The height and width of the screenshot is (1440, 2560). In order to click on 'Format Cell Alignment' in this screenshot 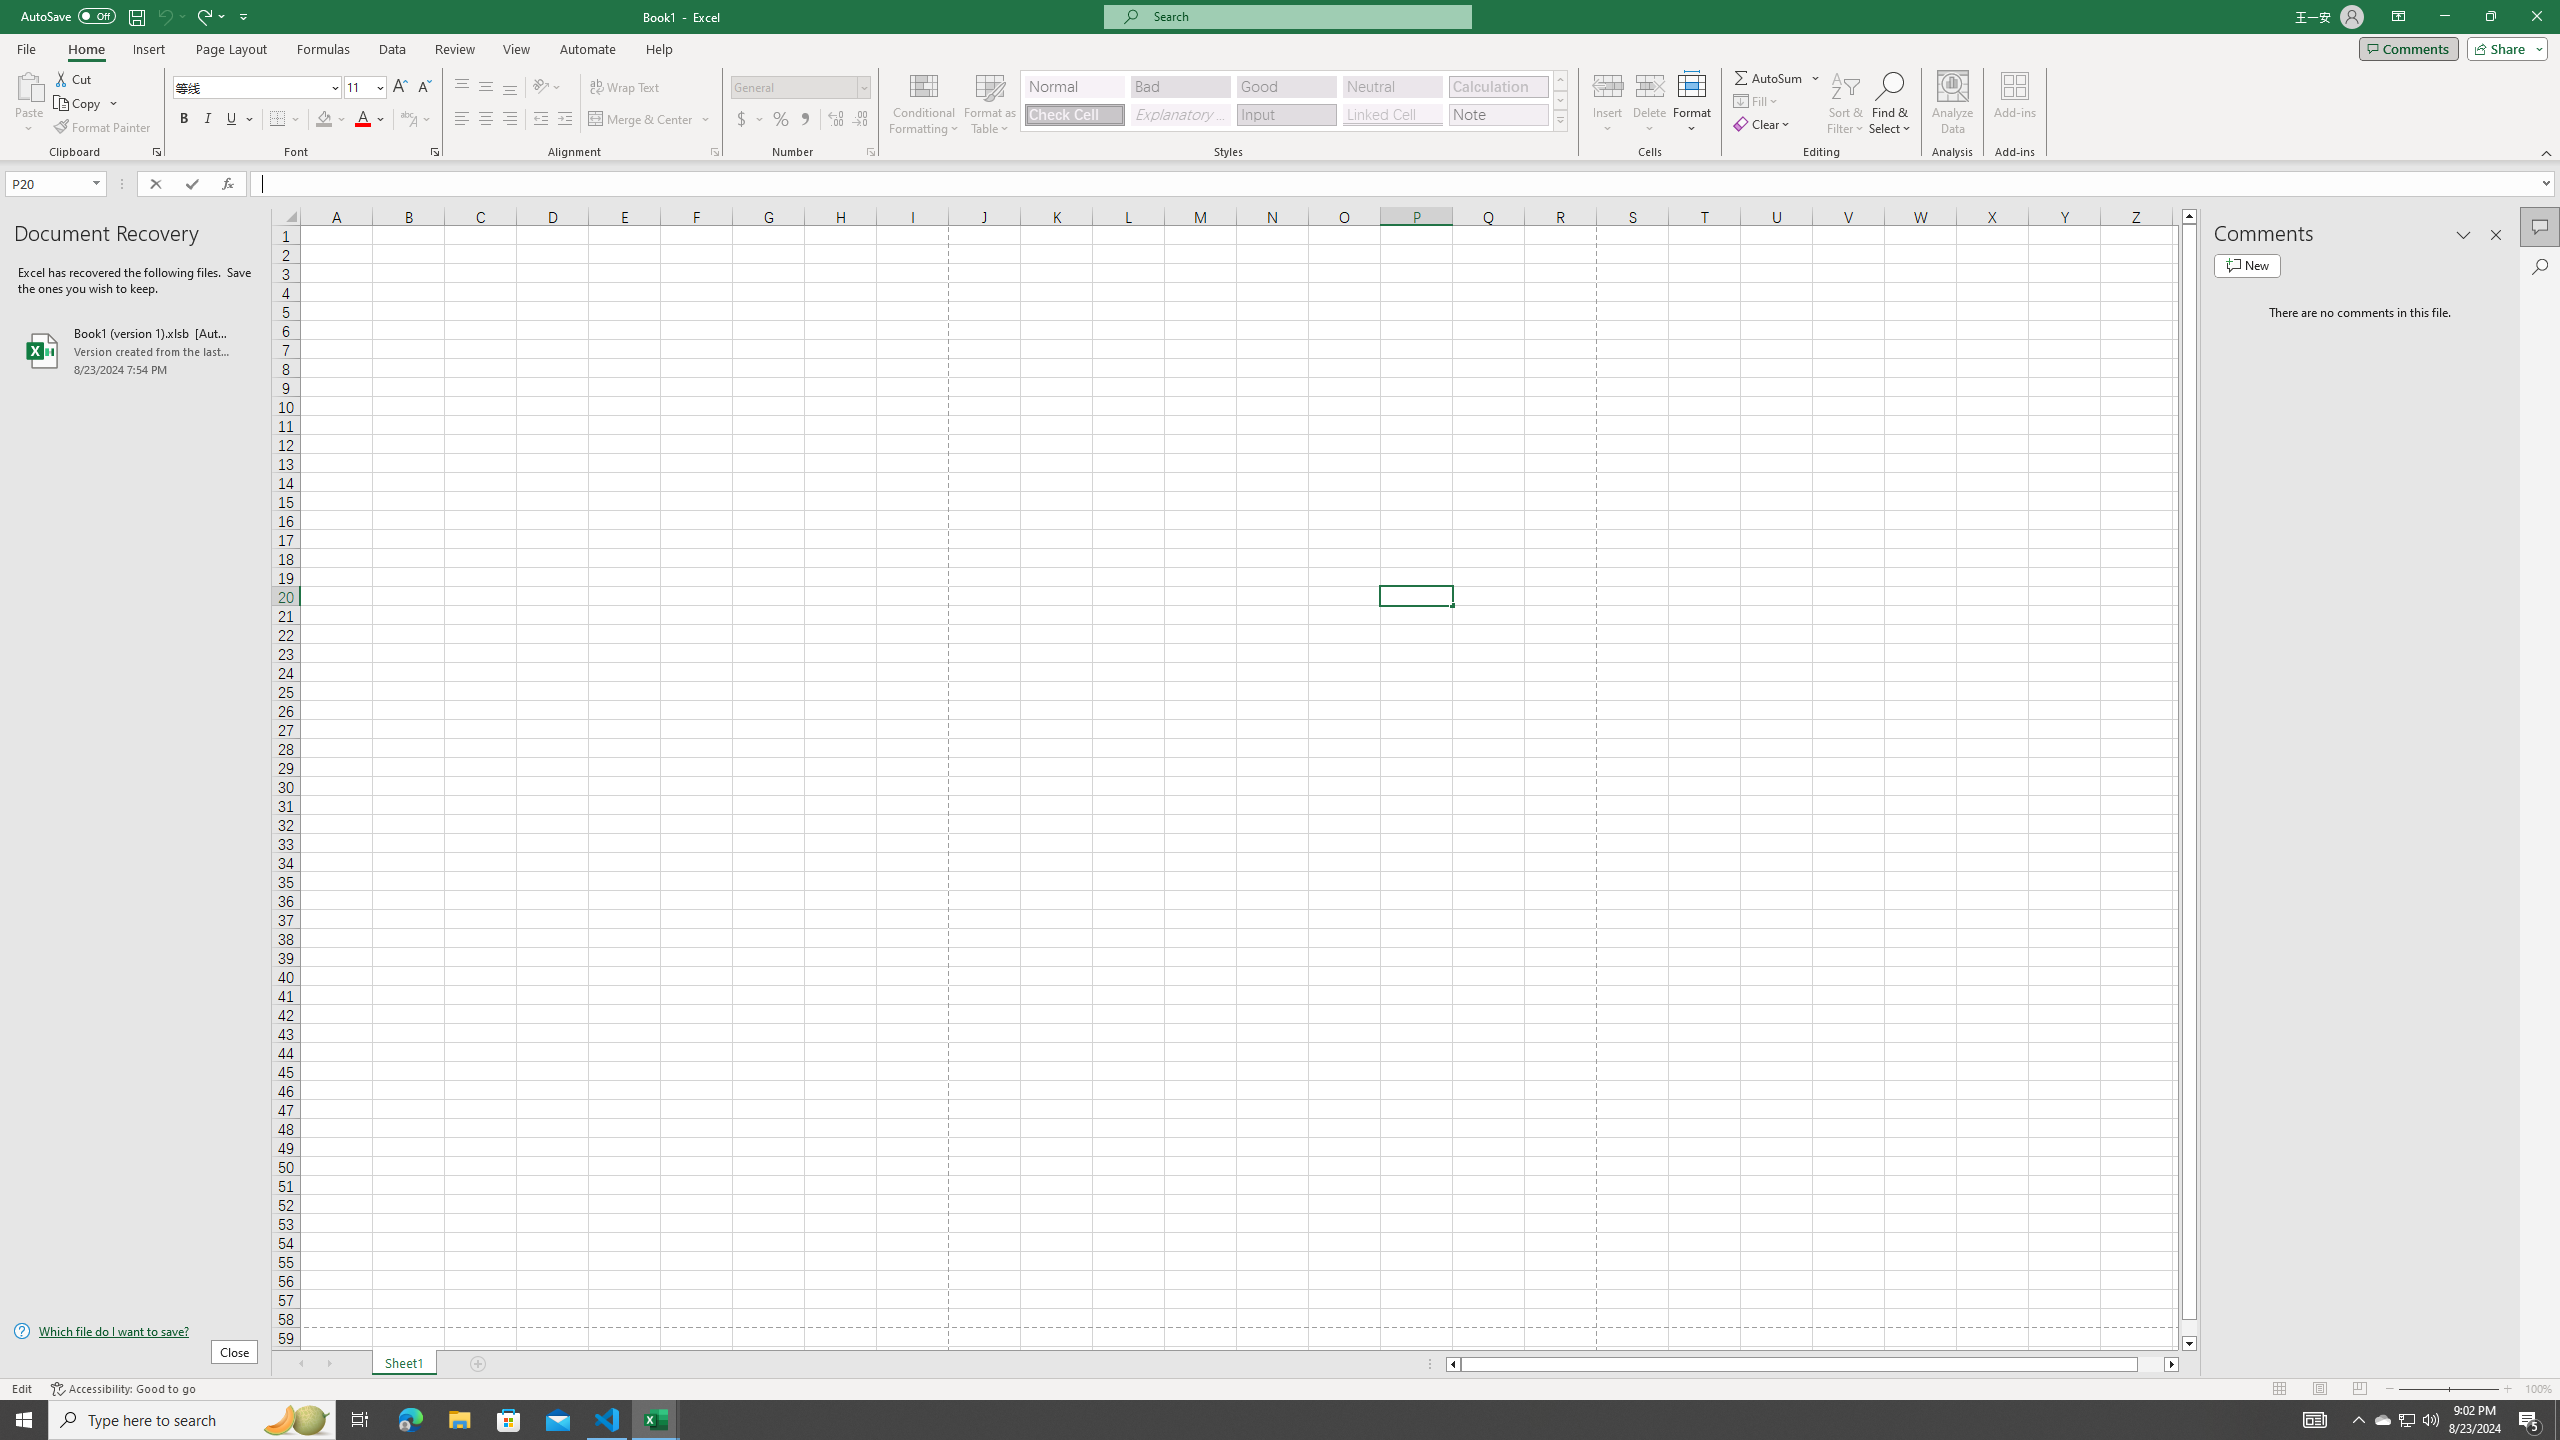, I will do `click(713, 150)`.